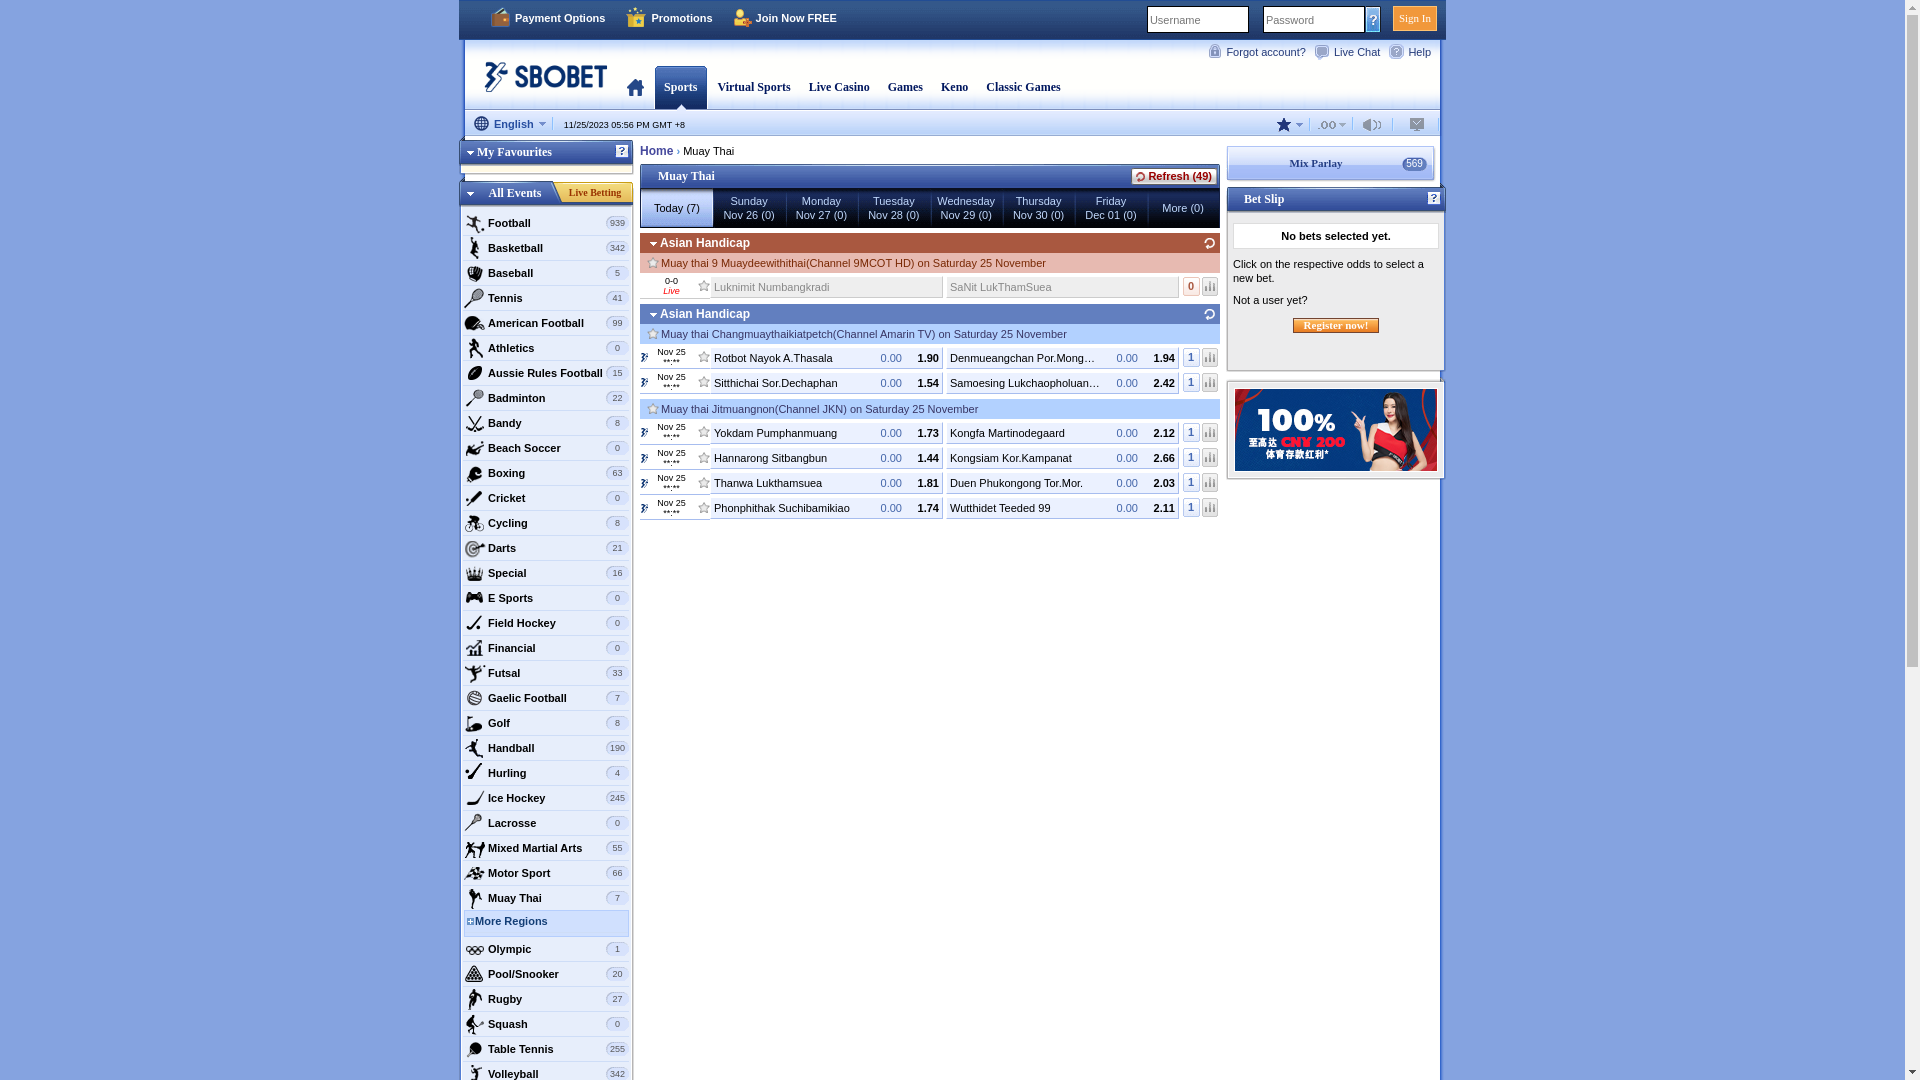 The width and height of the screenshot is (1920, 1080). Describe the element at coordinates (546, 397) in the screenshot. I see `'Badminton` at that location.